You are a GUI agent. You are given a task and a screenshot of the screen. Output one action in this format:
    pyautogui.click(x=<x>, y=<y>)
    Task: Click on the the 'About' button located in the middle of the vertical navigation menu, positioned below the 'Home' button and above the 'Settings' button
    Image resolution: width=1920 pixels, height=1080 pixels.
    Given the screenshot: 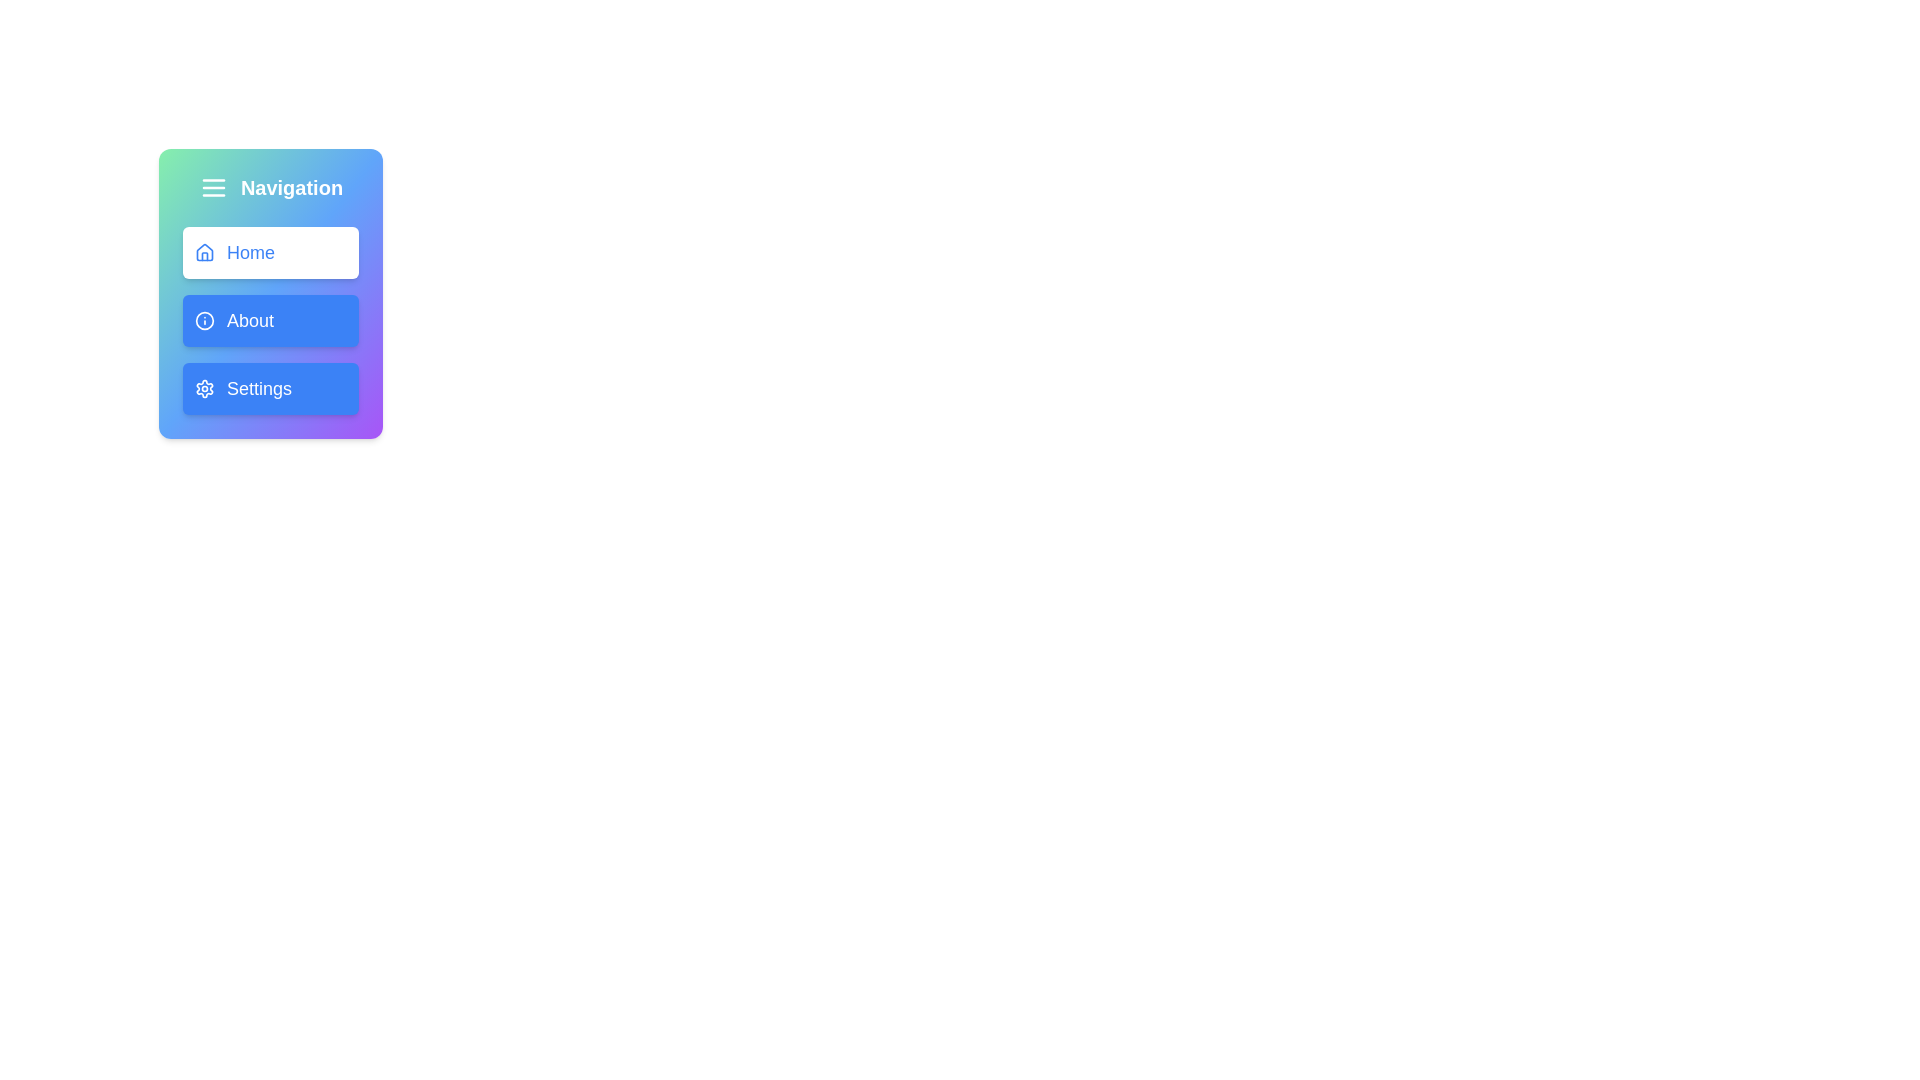 What is the action you would take?
    pyautogui.click(x=269, y=319)
    